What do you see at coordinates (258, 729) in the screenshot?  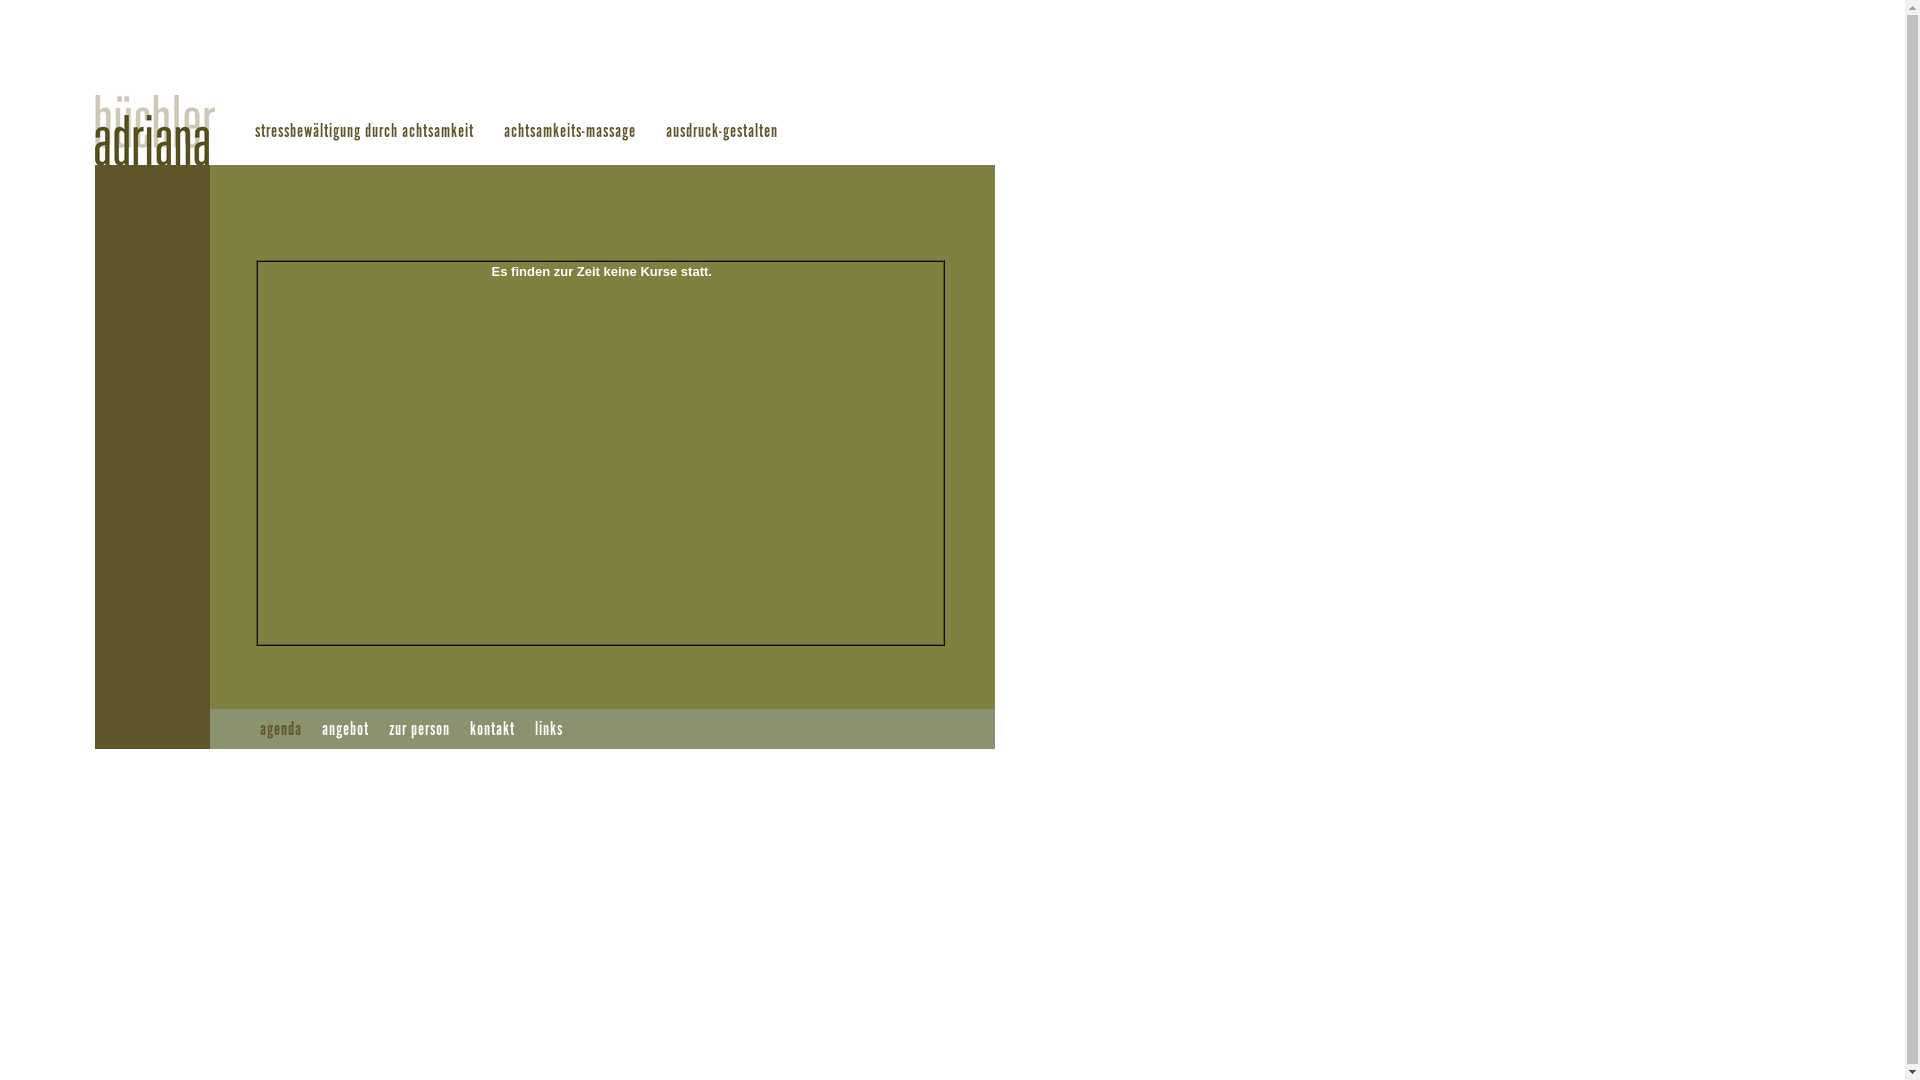 I see `'agenda'` at bounding box center [258, 729].